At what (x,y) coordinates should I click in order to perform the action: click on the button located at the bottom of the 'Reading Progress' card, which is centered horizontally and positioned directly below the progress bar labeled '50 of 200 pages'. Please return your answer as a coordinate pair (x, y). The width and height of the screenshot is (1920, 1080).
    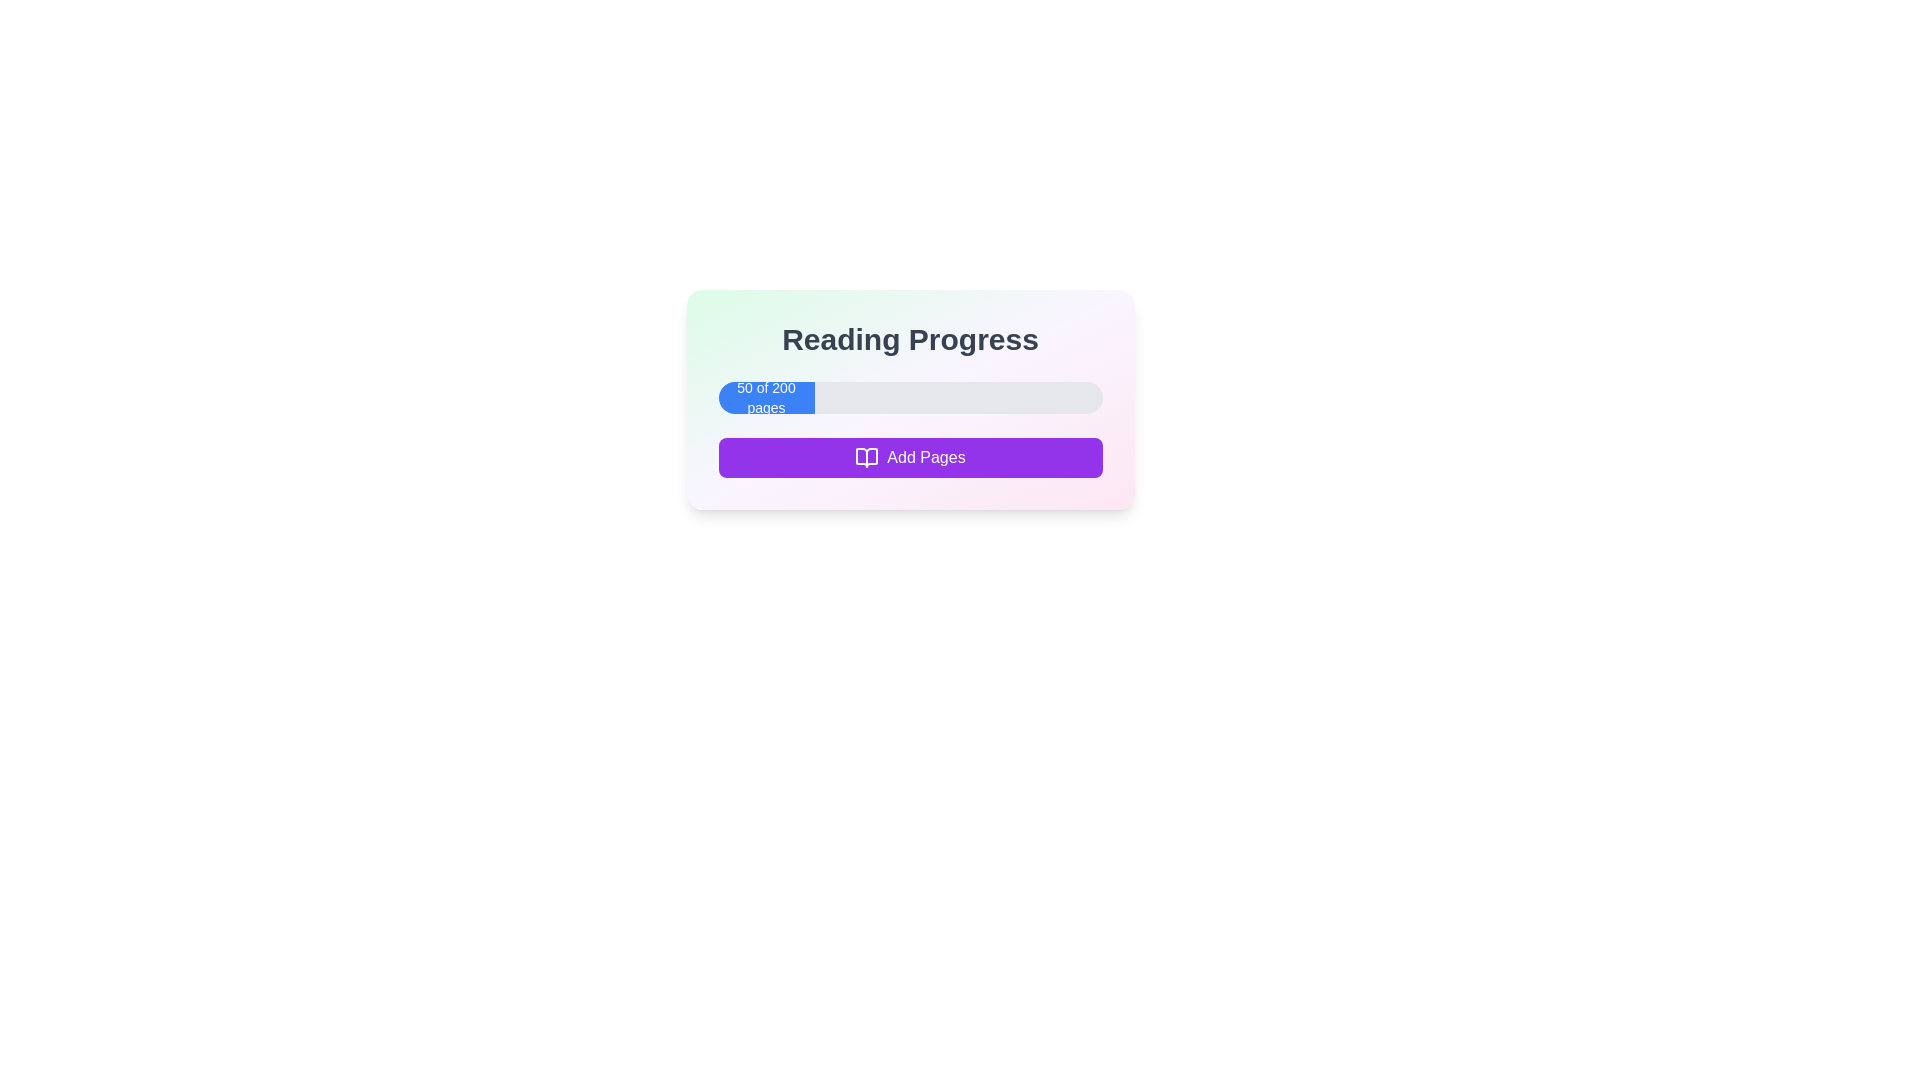
    Looking at the image, I should click on (909, 458).